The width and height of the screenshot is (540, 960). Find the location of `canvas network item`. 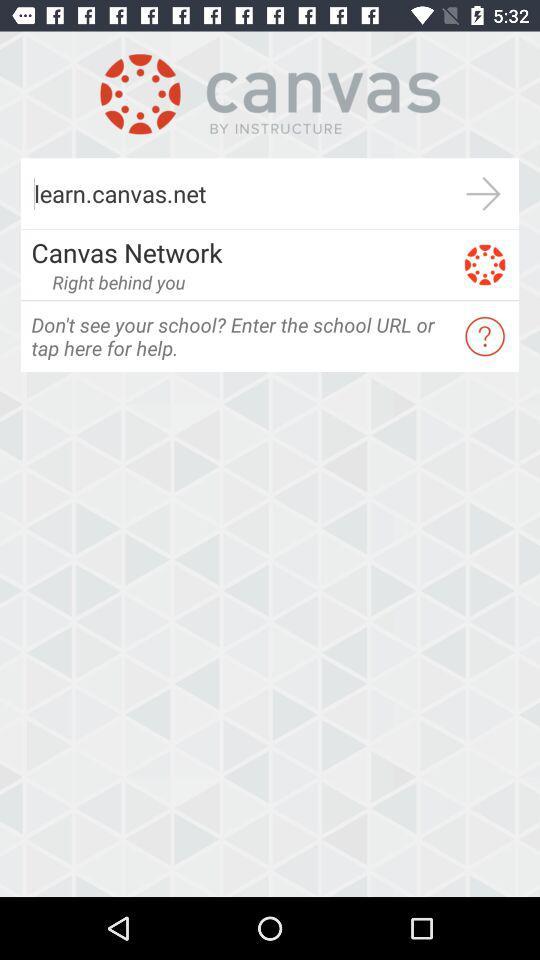

canvas network item is located at coordinates (241, 251).